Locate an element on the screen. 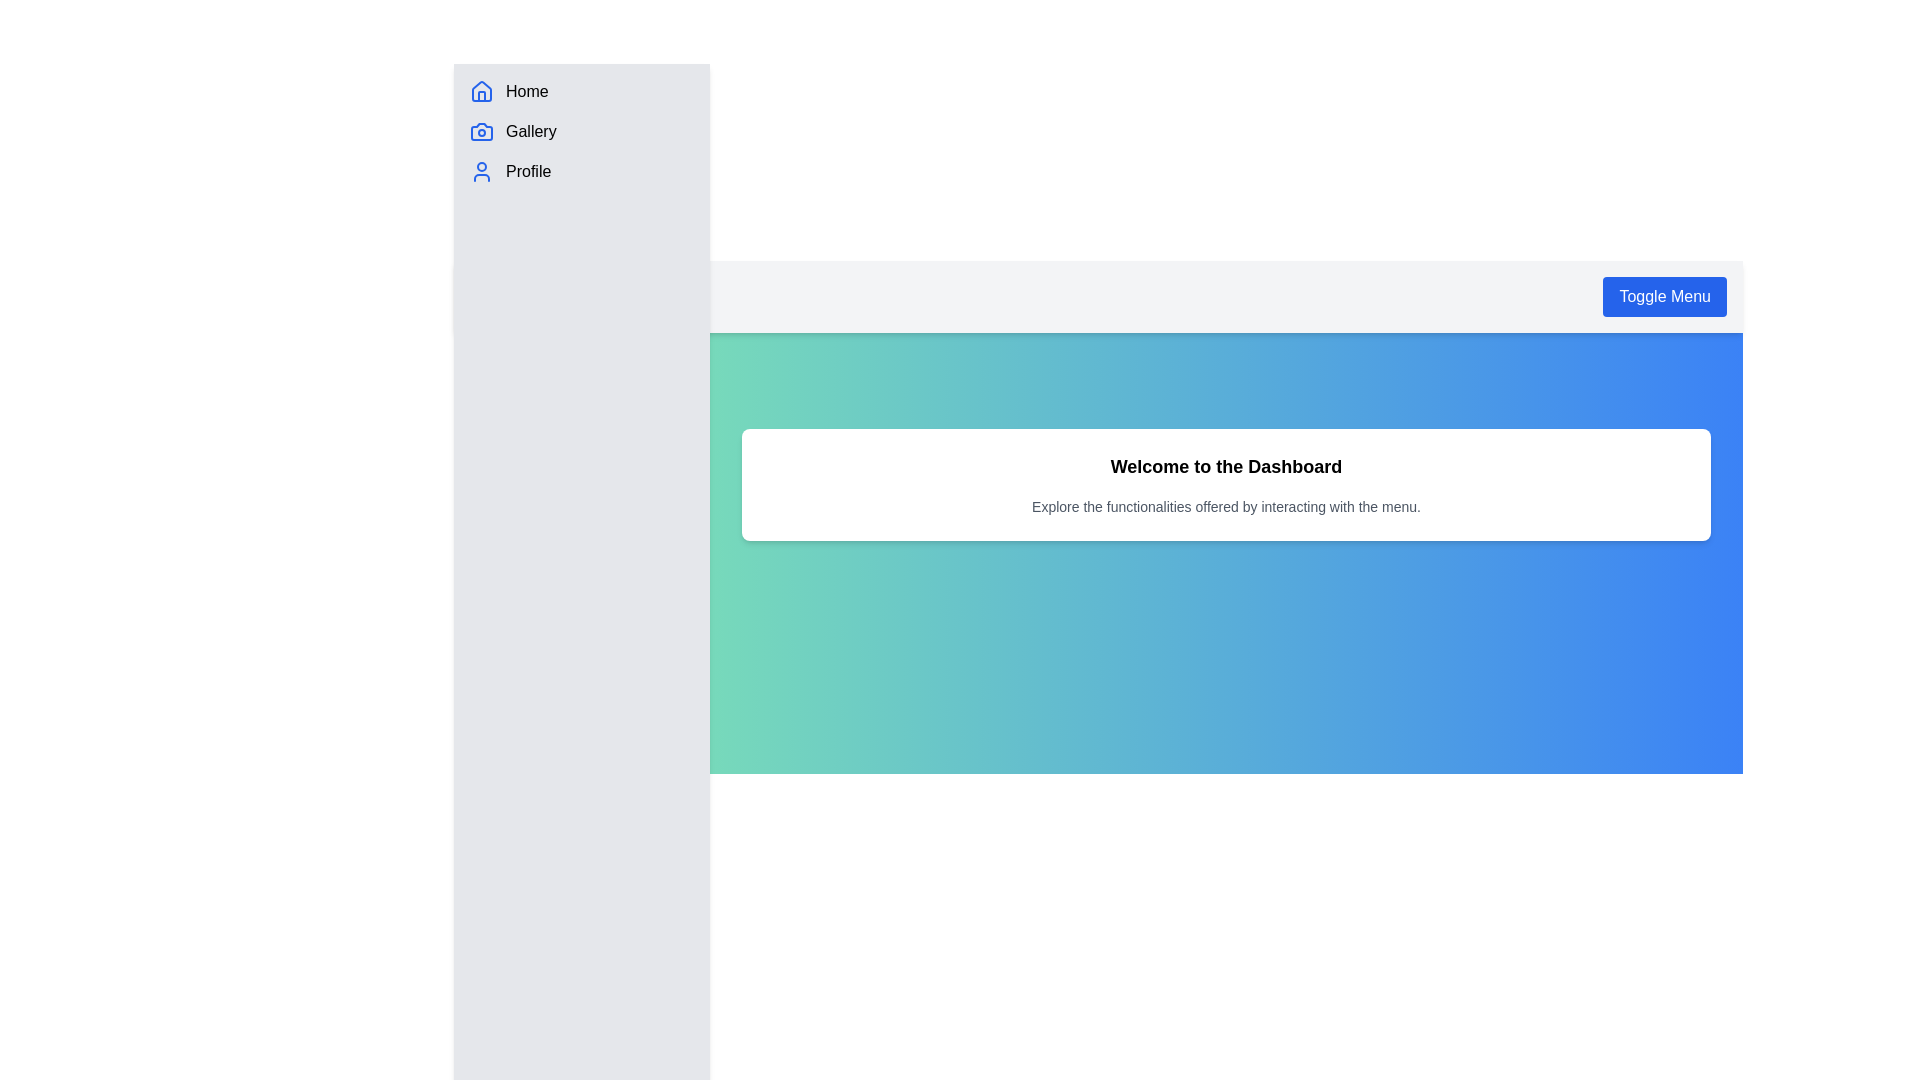 The width and height of the screenshot is (1920, 1080). the middle menu item in the vertical menu is located at coordinates (580, 131).